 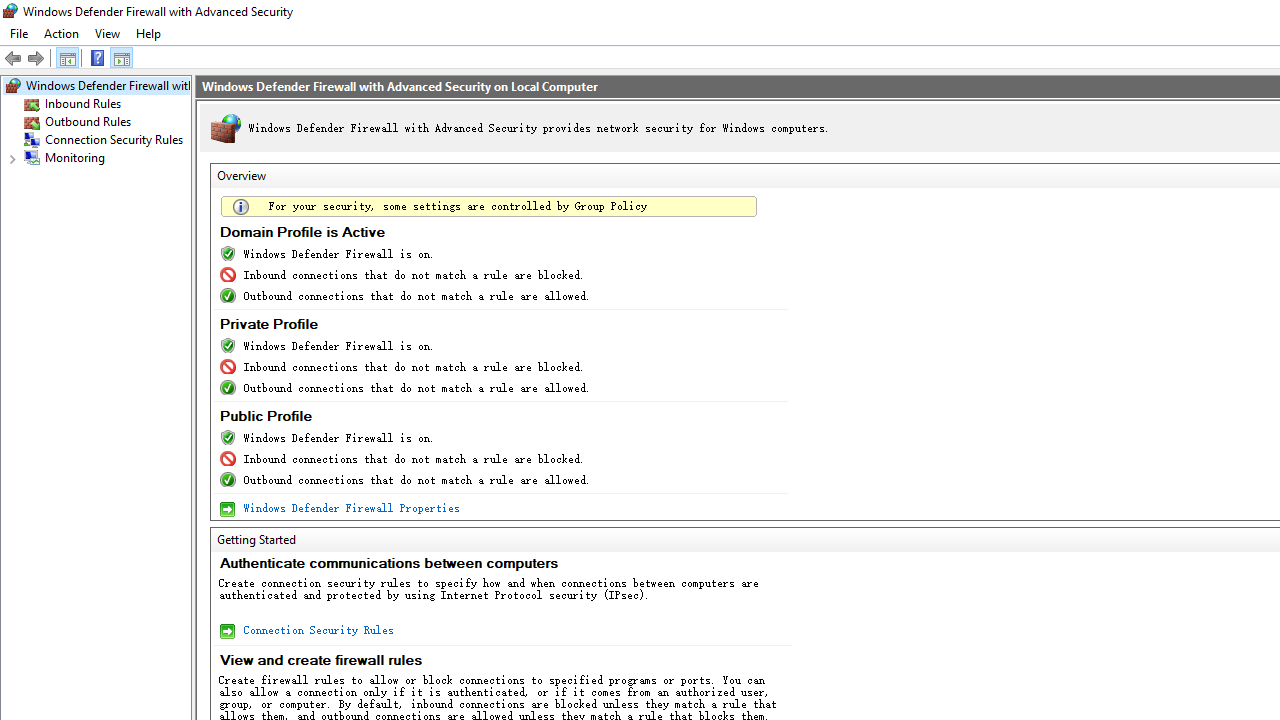 I want to click on 'Show/Hide Action Pane', so click(x=120, y=56).